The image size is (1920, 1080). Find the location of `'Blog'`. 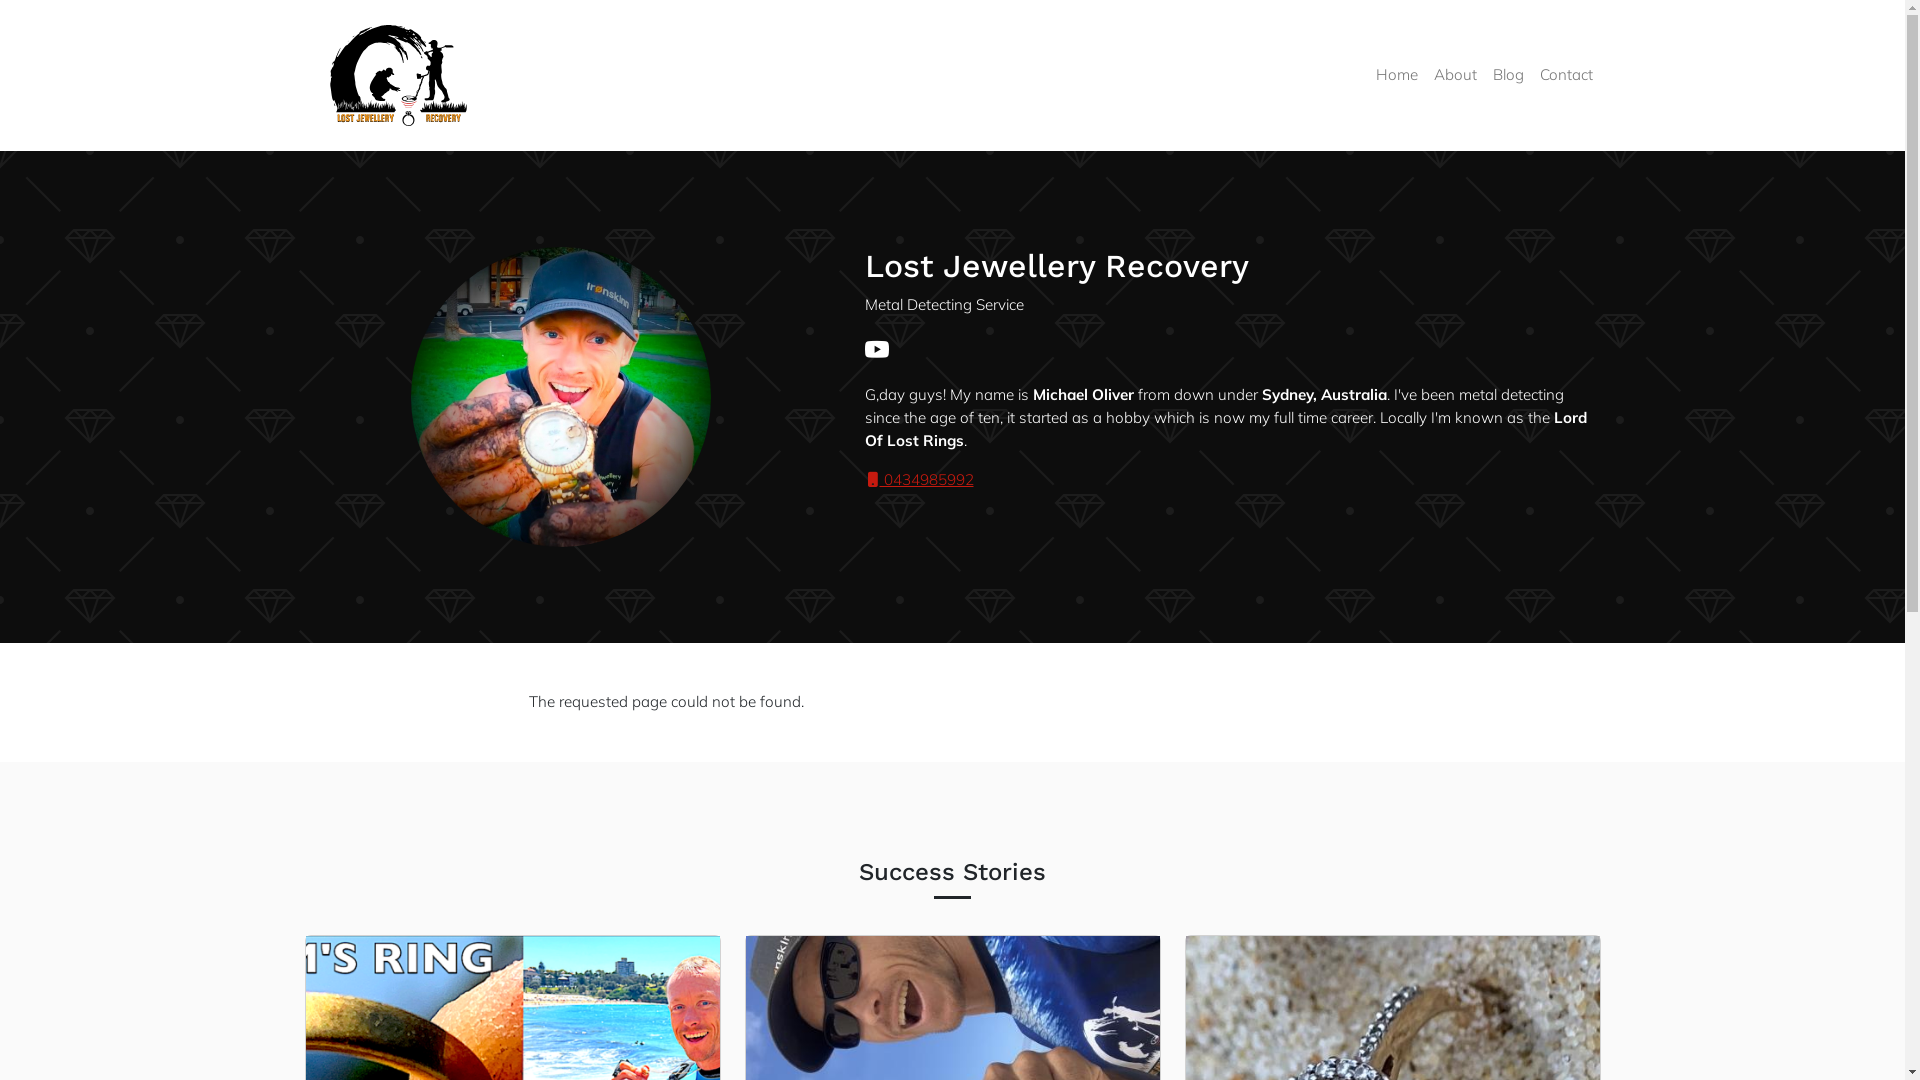

'Blog' is located at coordinates (1507, 74).